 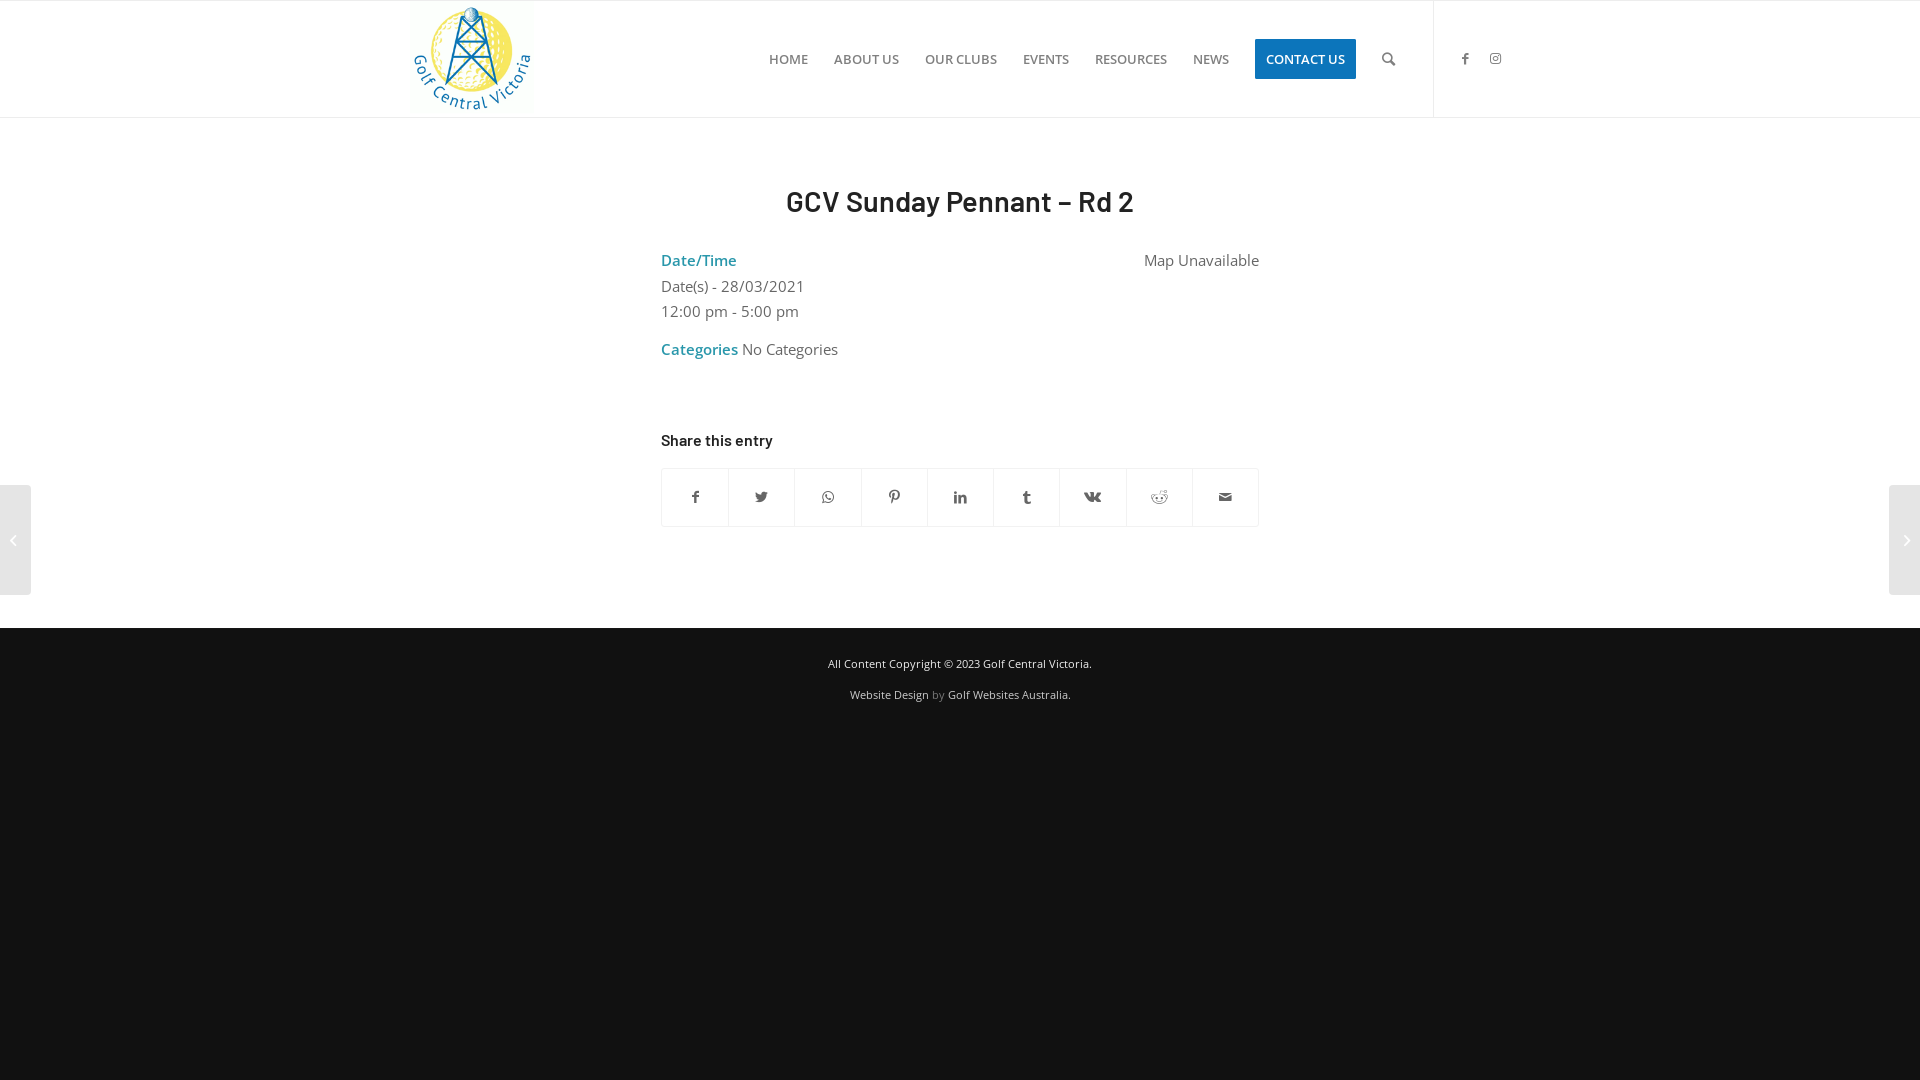 I want to click on 'RESOURCES', so click(x=1131, y=57).